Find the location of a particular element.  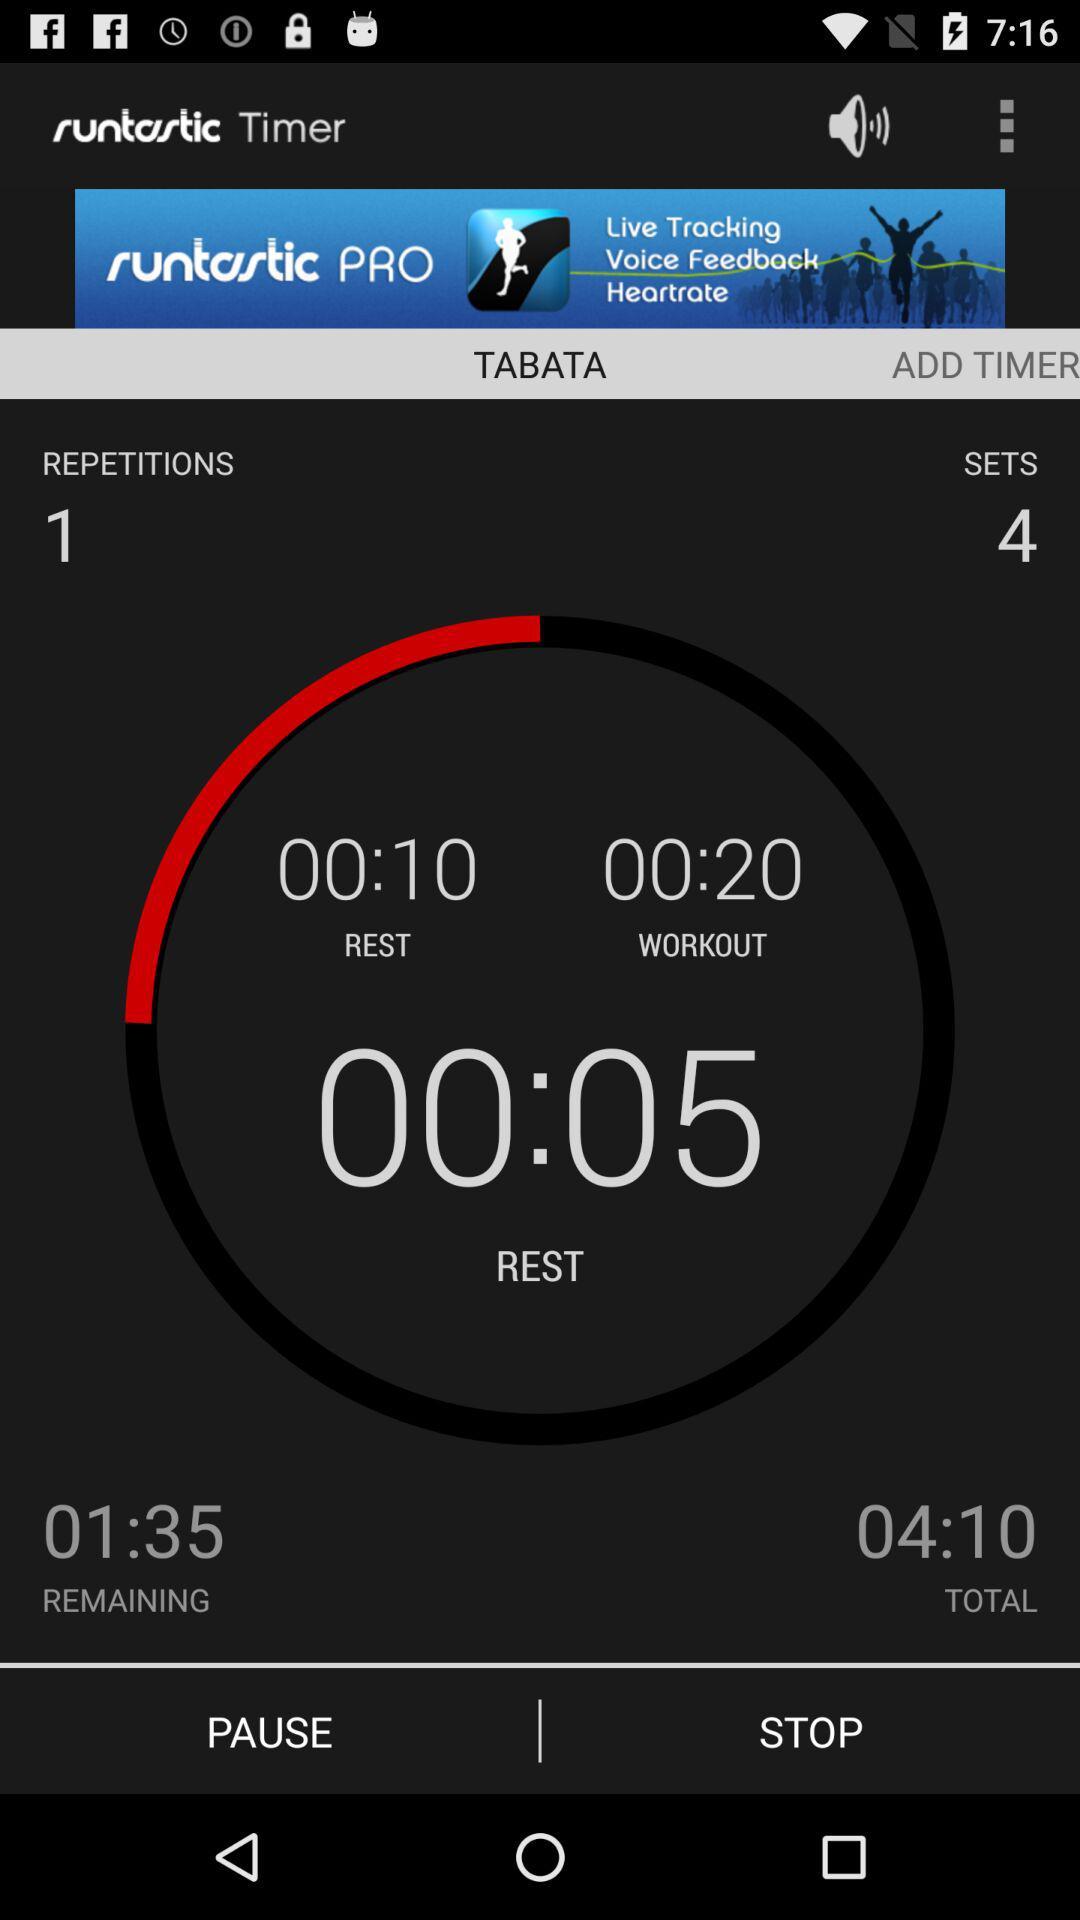

app above tabata app is located at coordinates (540, 257).